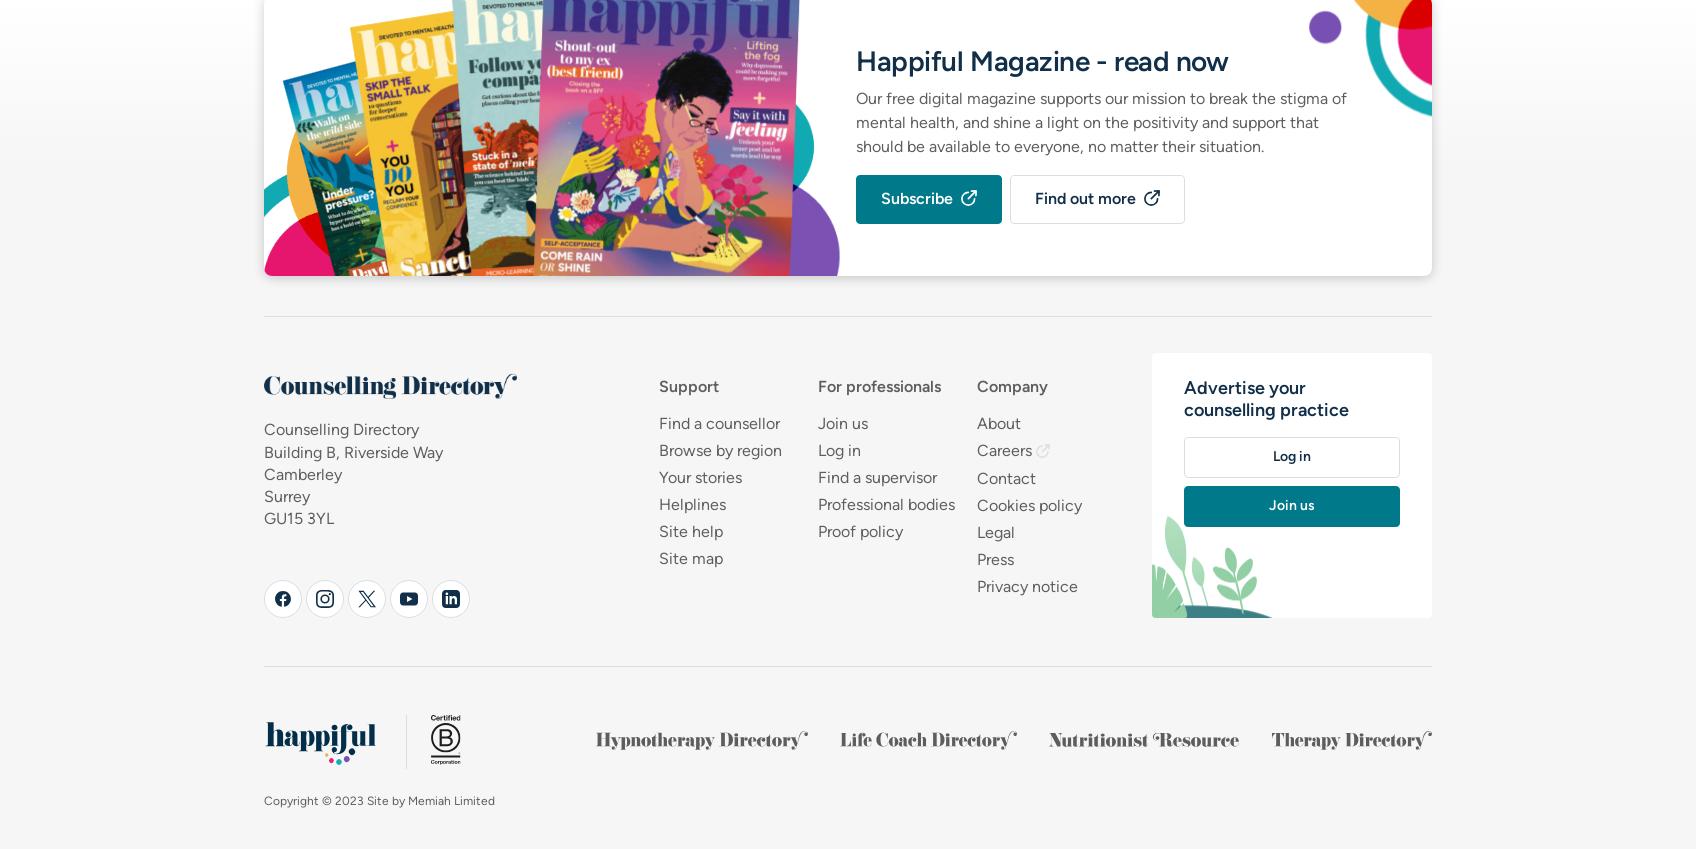 The width and height of the screenshot is (1696, 849). I want to click on 'Find a counsellor', so click(718, 422).